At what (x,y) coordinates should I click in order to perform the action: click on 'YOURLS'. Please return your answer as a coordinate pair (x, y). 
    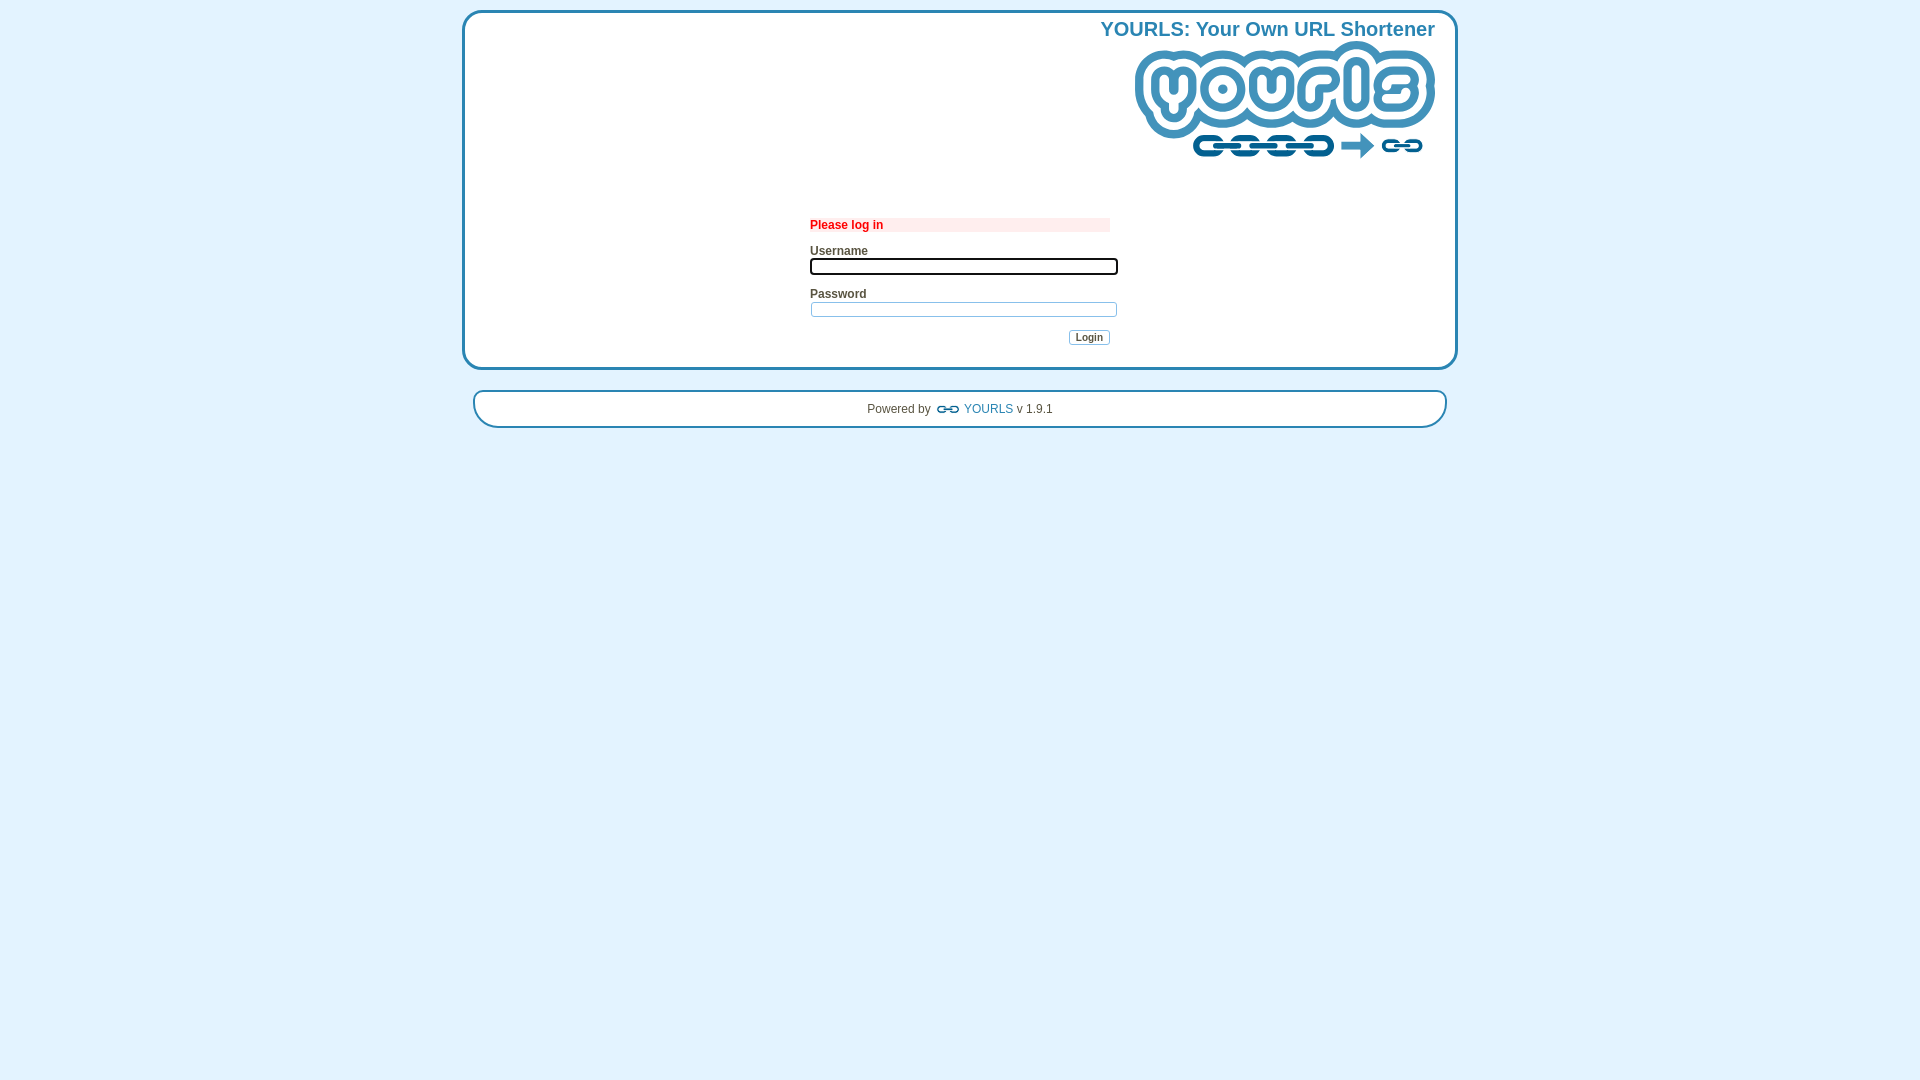
    Looking at the image, I should click on (933, 407).